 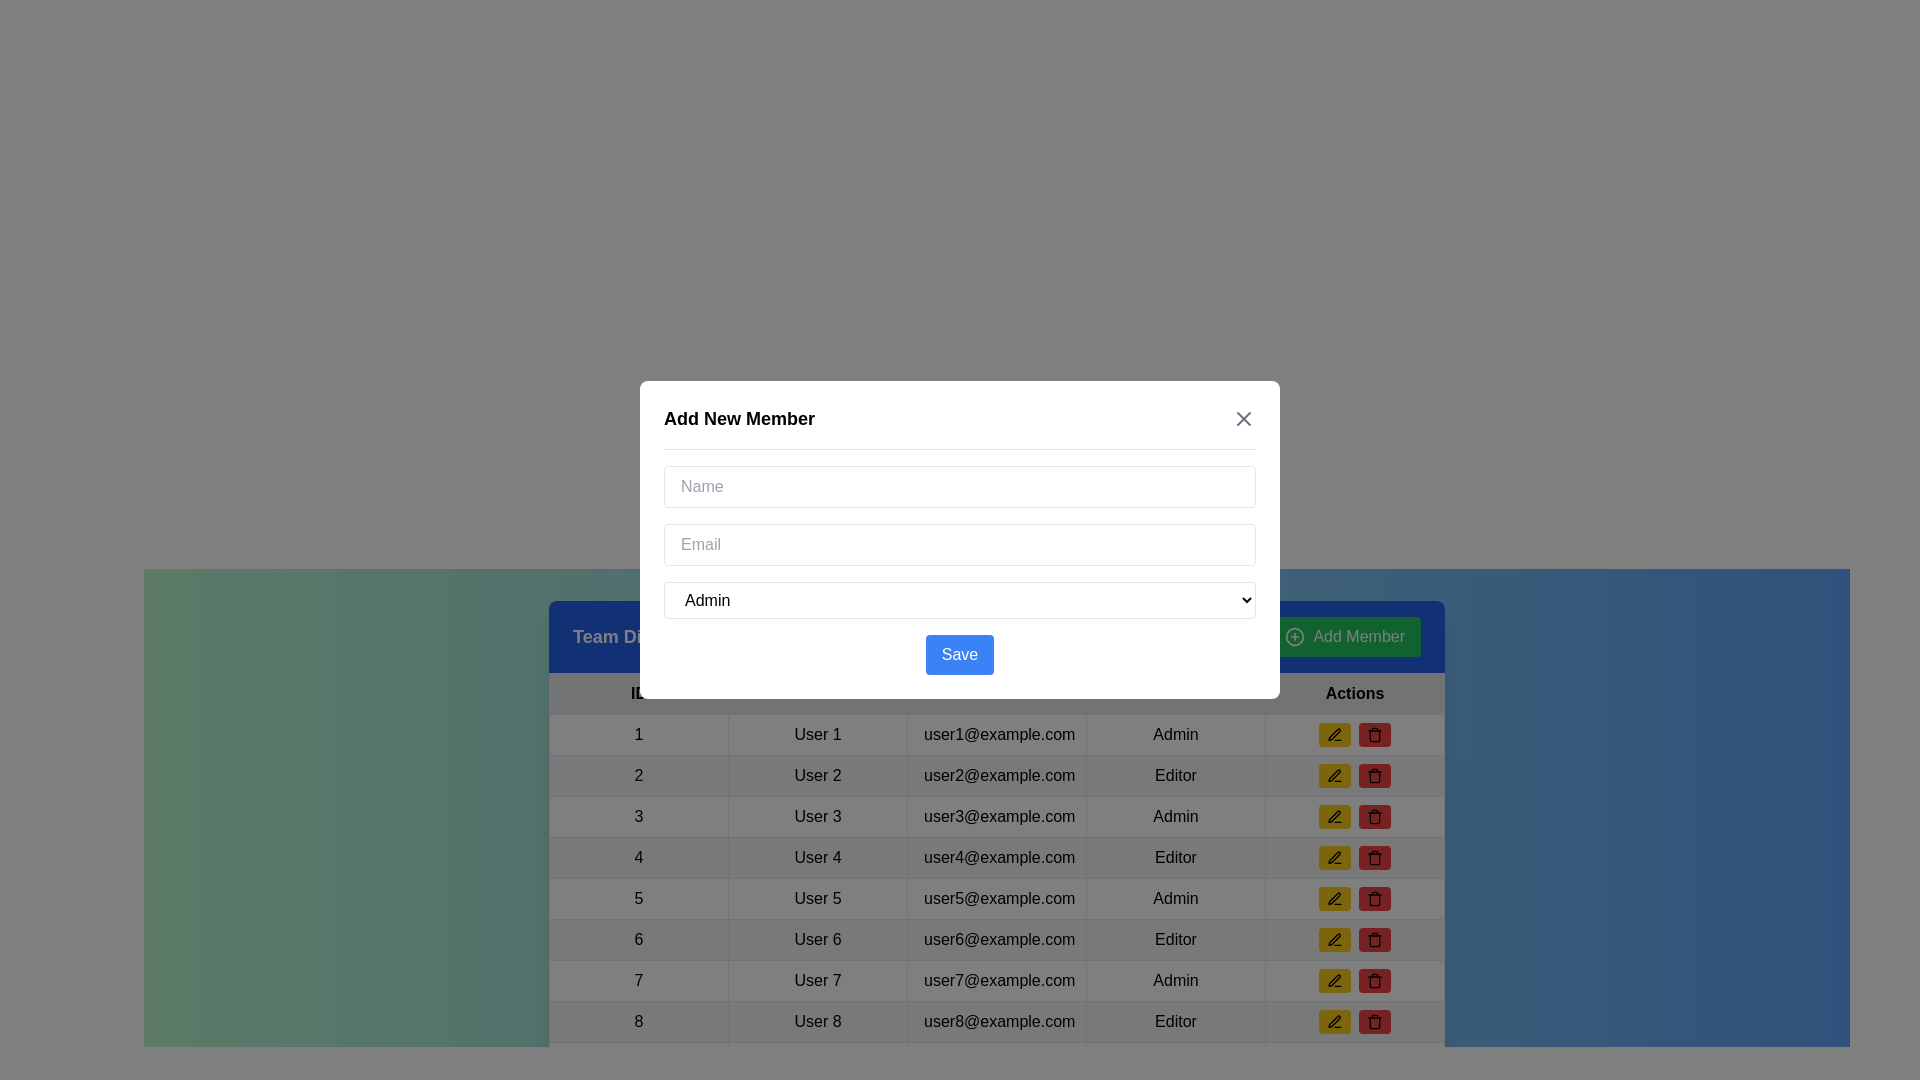 What do you see at coordinates (1354, 897) in the screenshot?
I see `the bright yellow edit button with a black pen icon, which is the first button in the 'Actions' column of the fifth row in the data table` at bounding box center [1354, 897].